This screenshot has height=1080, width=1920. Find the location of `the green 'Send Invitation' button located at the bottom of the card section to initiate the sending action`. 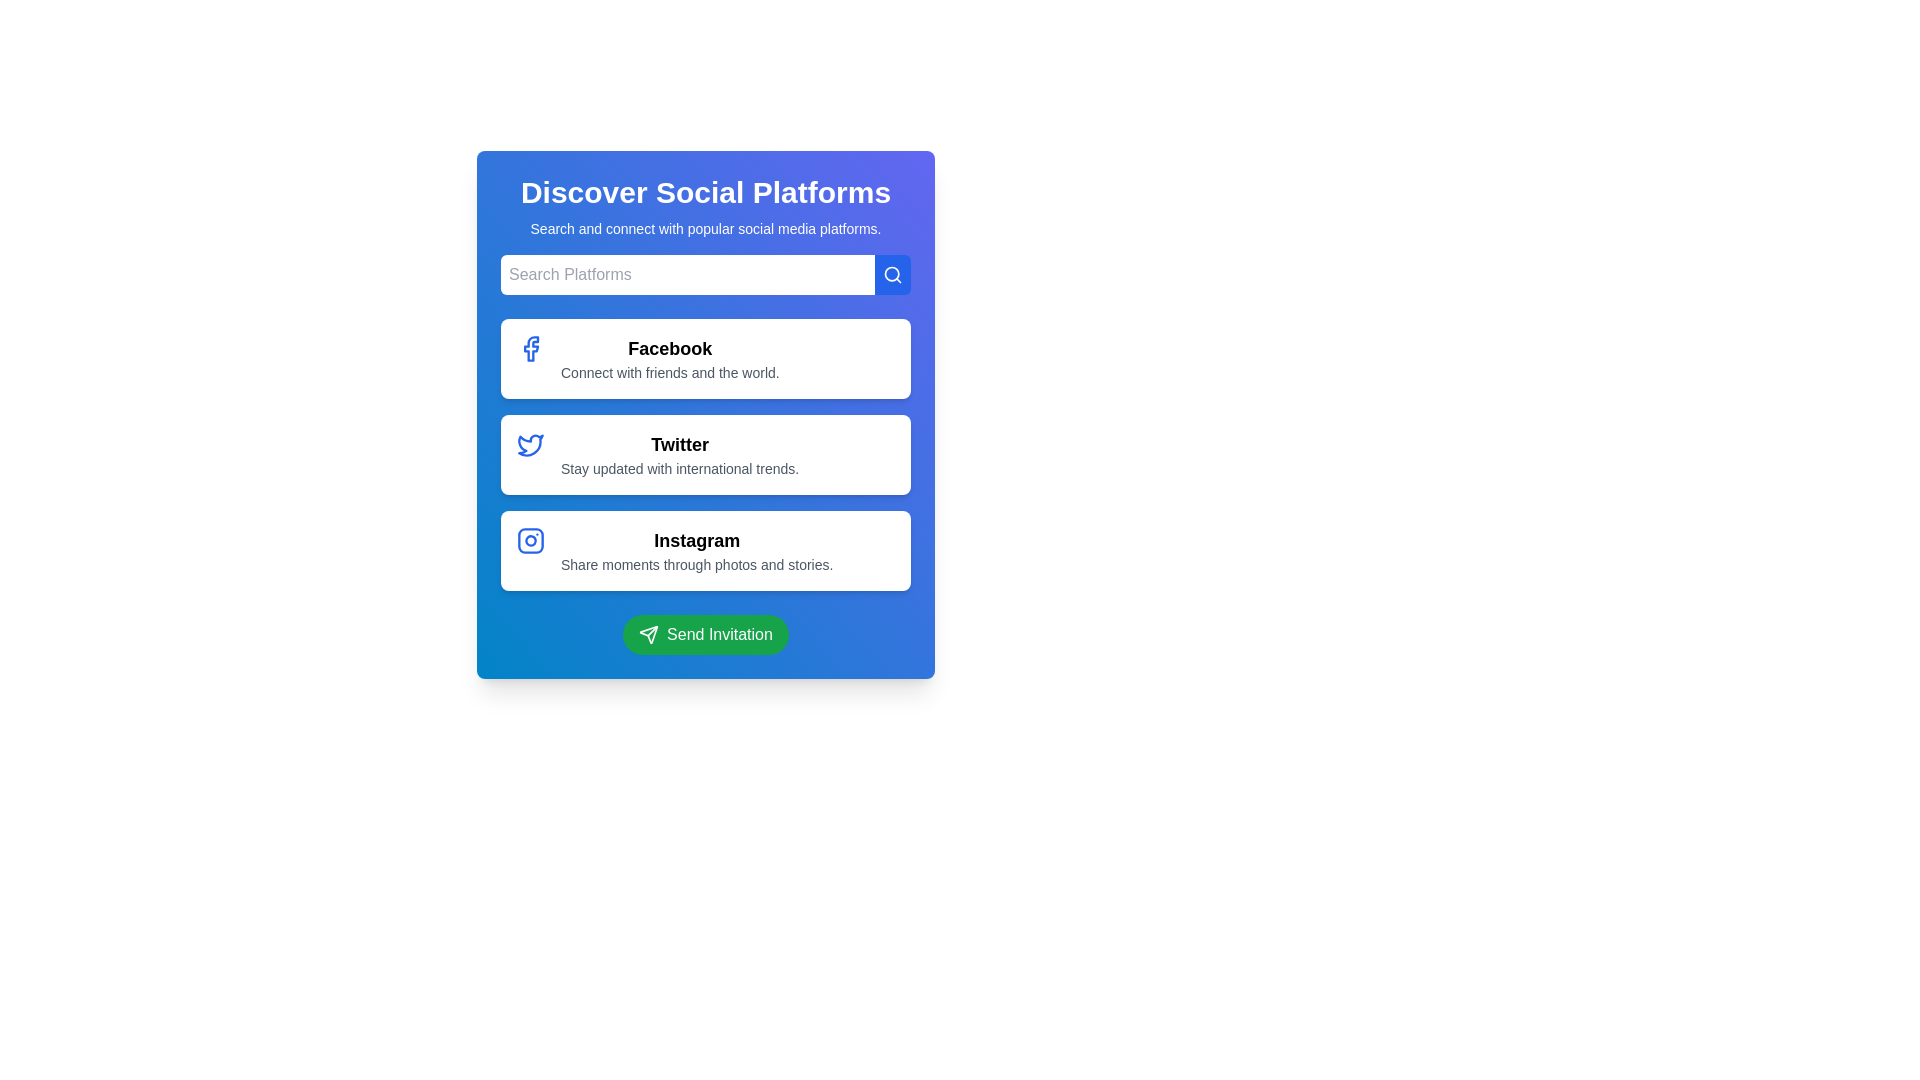

the green 'Send Invitation' button located at the bottom of the card section to initiate the sending action is located at coordinates (705, 635).